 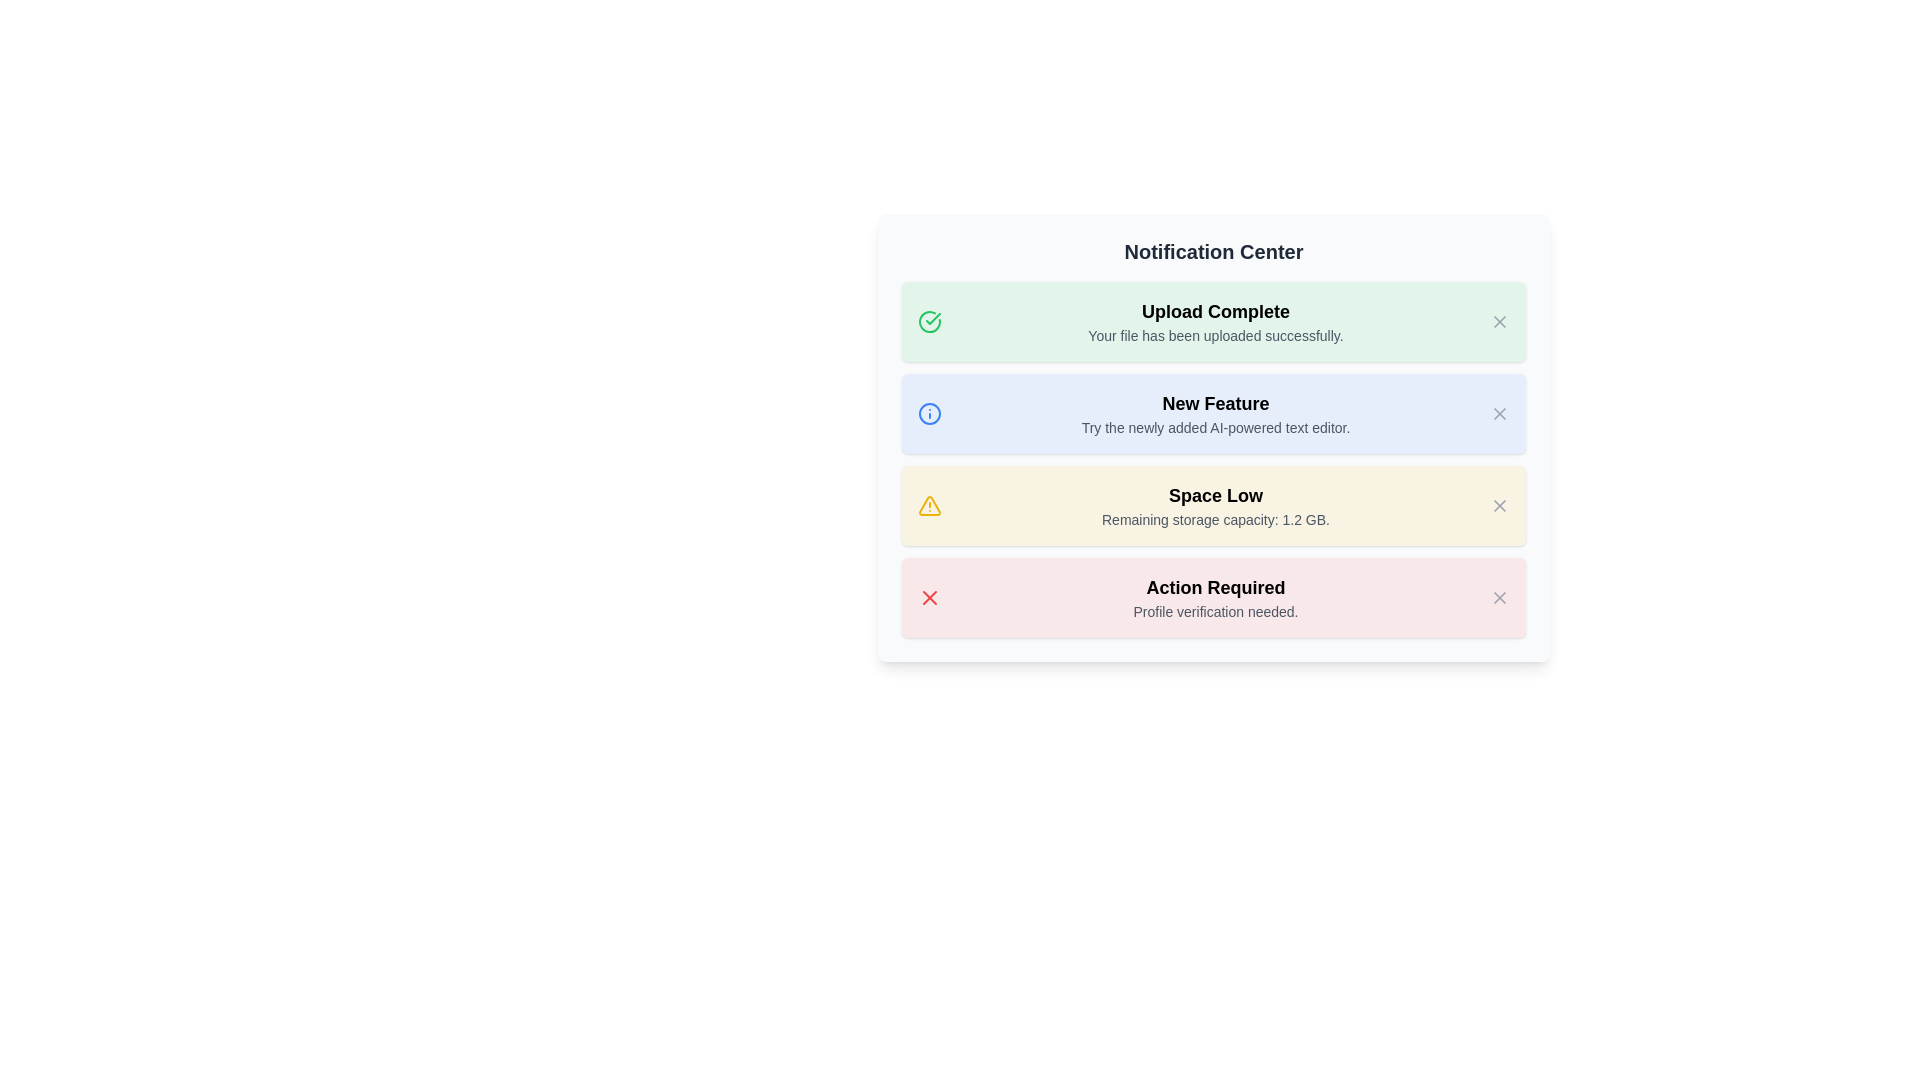 What do you see at coordinates (1214, 519) in the screenshot?
I see `the informational text displaying 'Remaining storage capacity: 1.2 GB.' located within the yellow-highlighted 'Space Low' notification block` at bounding box center [1214, 519].